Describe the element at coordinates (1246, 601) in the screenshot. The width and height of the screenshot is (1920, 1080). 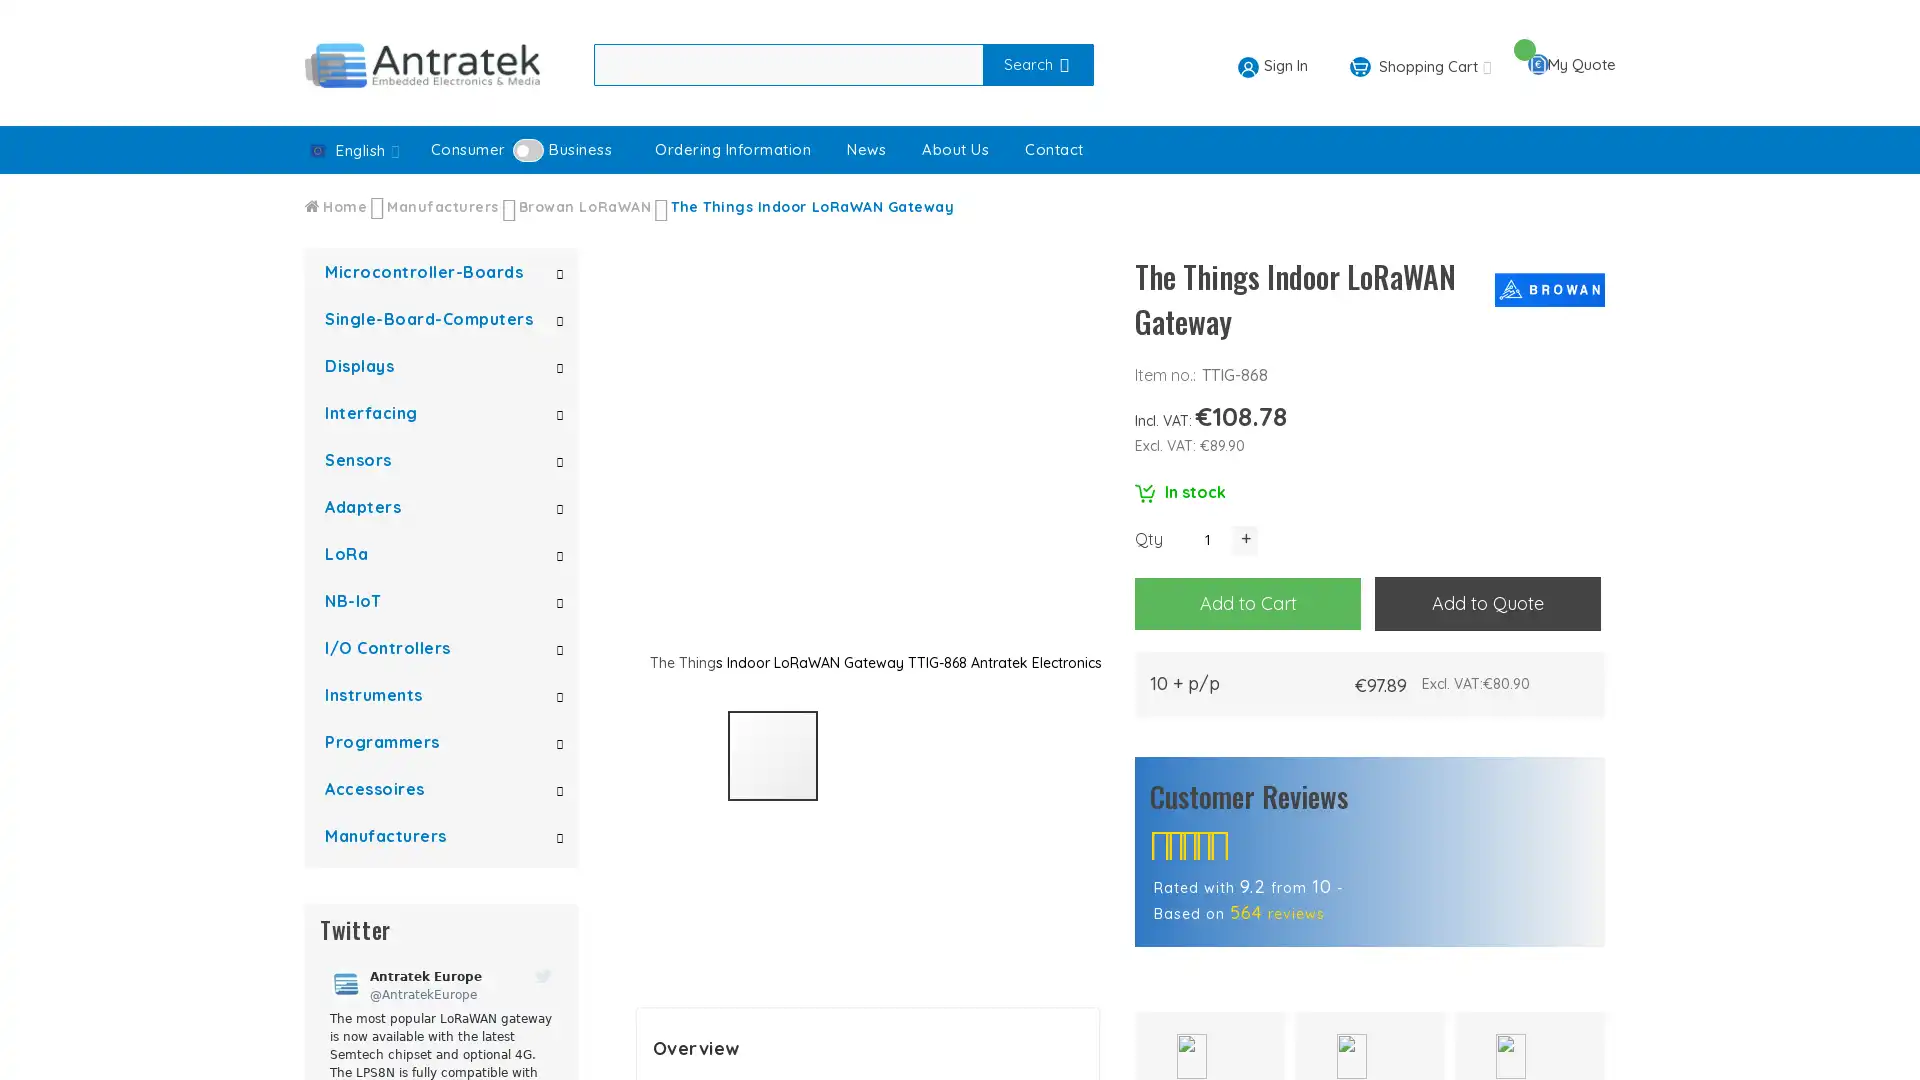
I see `Add to Cart` at that location.